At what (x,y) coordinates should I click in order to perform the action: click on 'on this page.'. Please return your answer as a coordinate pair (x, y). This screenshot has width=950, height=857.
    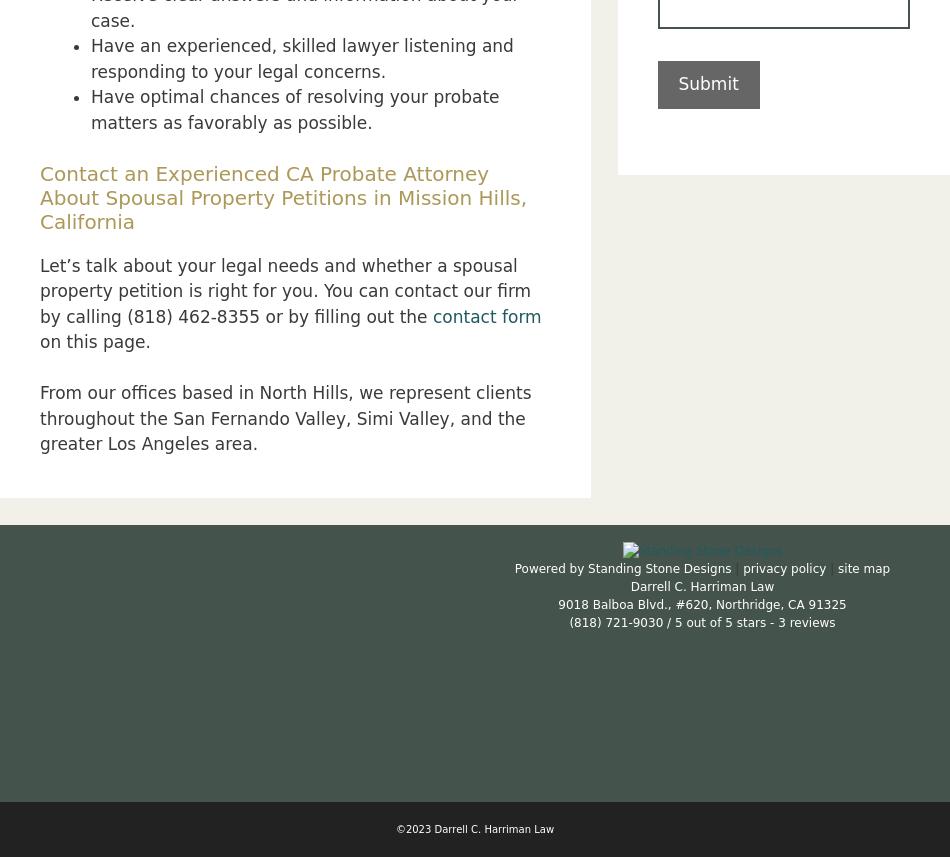
    Looking at the image, I should click on (95, 342).